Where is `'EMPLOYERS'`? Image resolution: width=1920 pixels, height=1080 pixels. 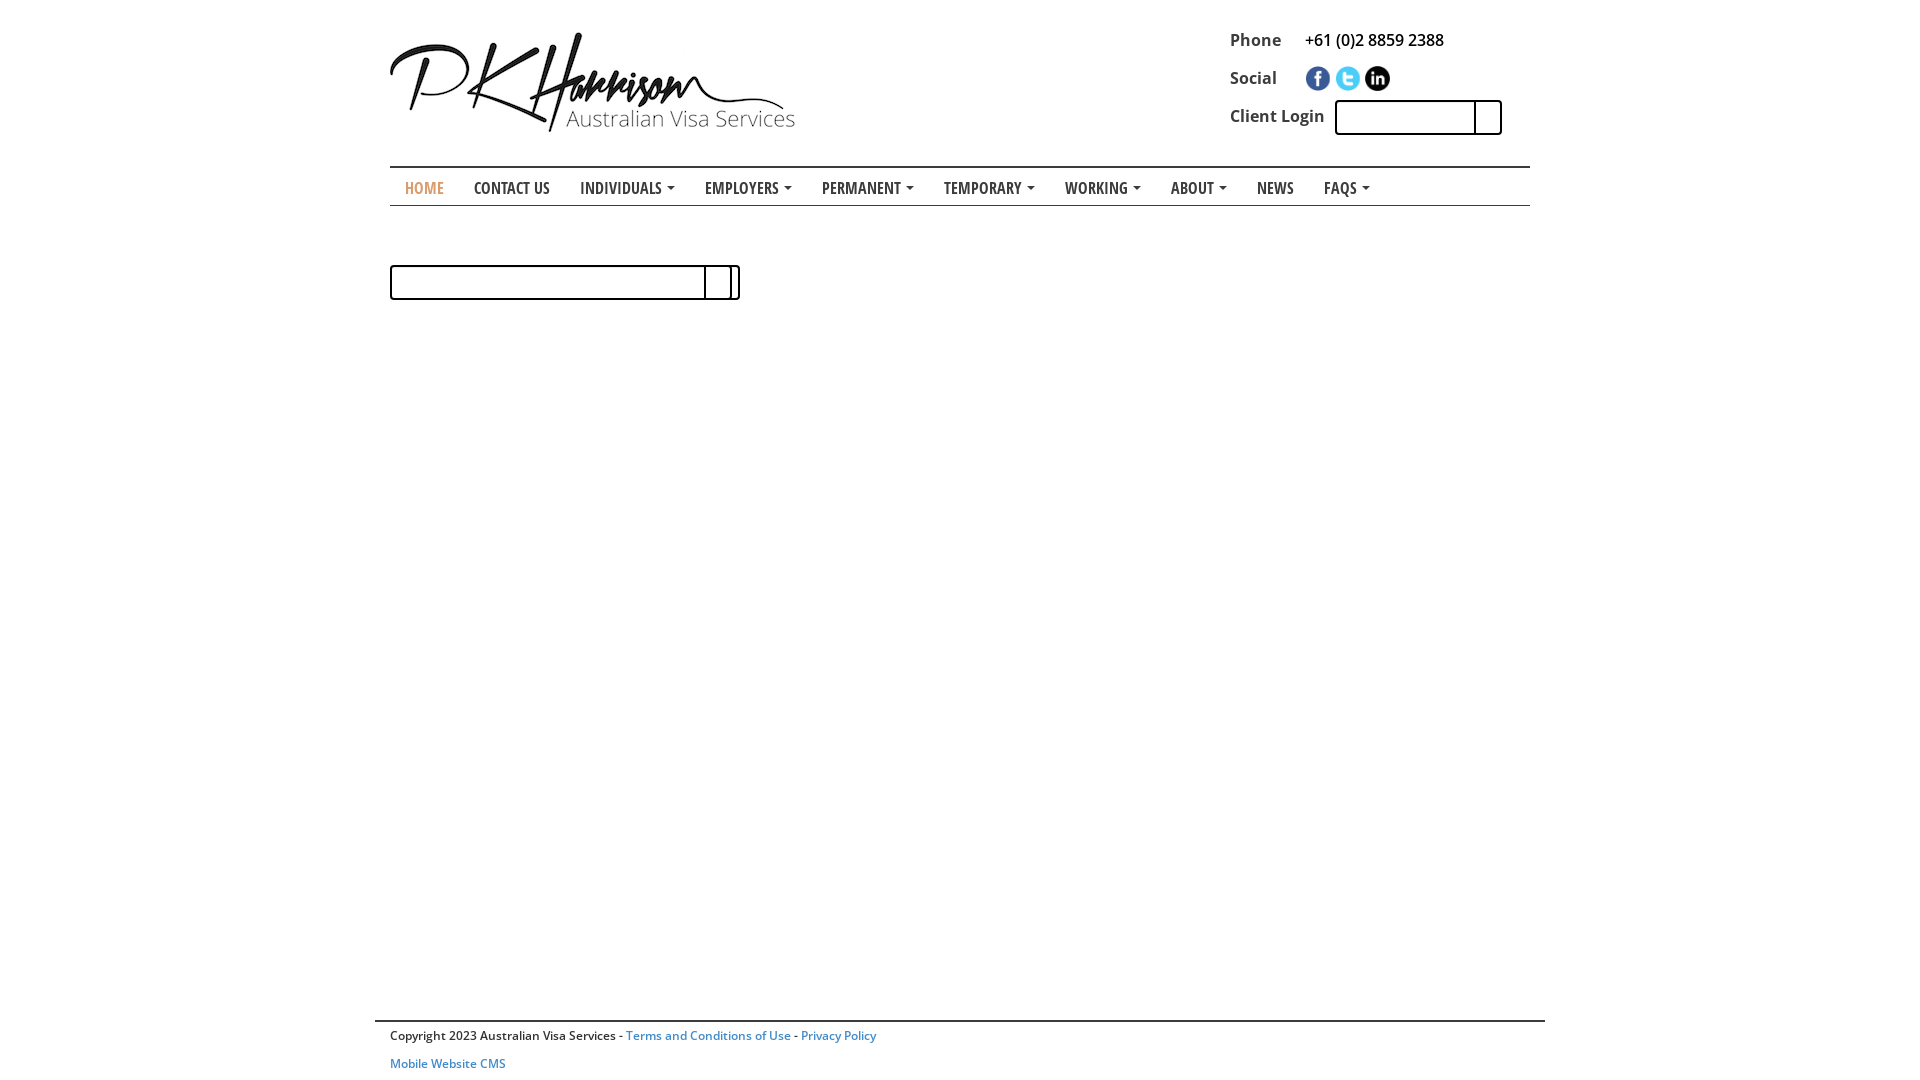
'EMPLOYERS' is located at coordinates (747, 186).